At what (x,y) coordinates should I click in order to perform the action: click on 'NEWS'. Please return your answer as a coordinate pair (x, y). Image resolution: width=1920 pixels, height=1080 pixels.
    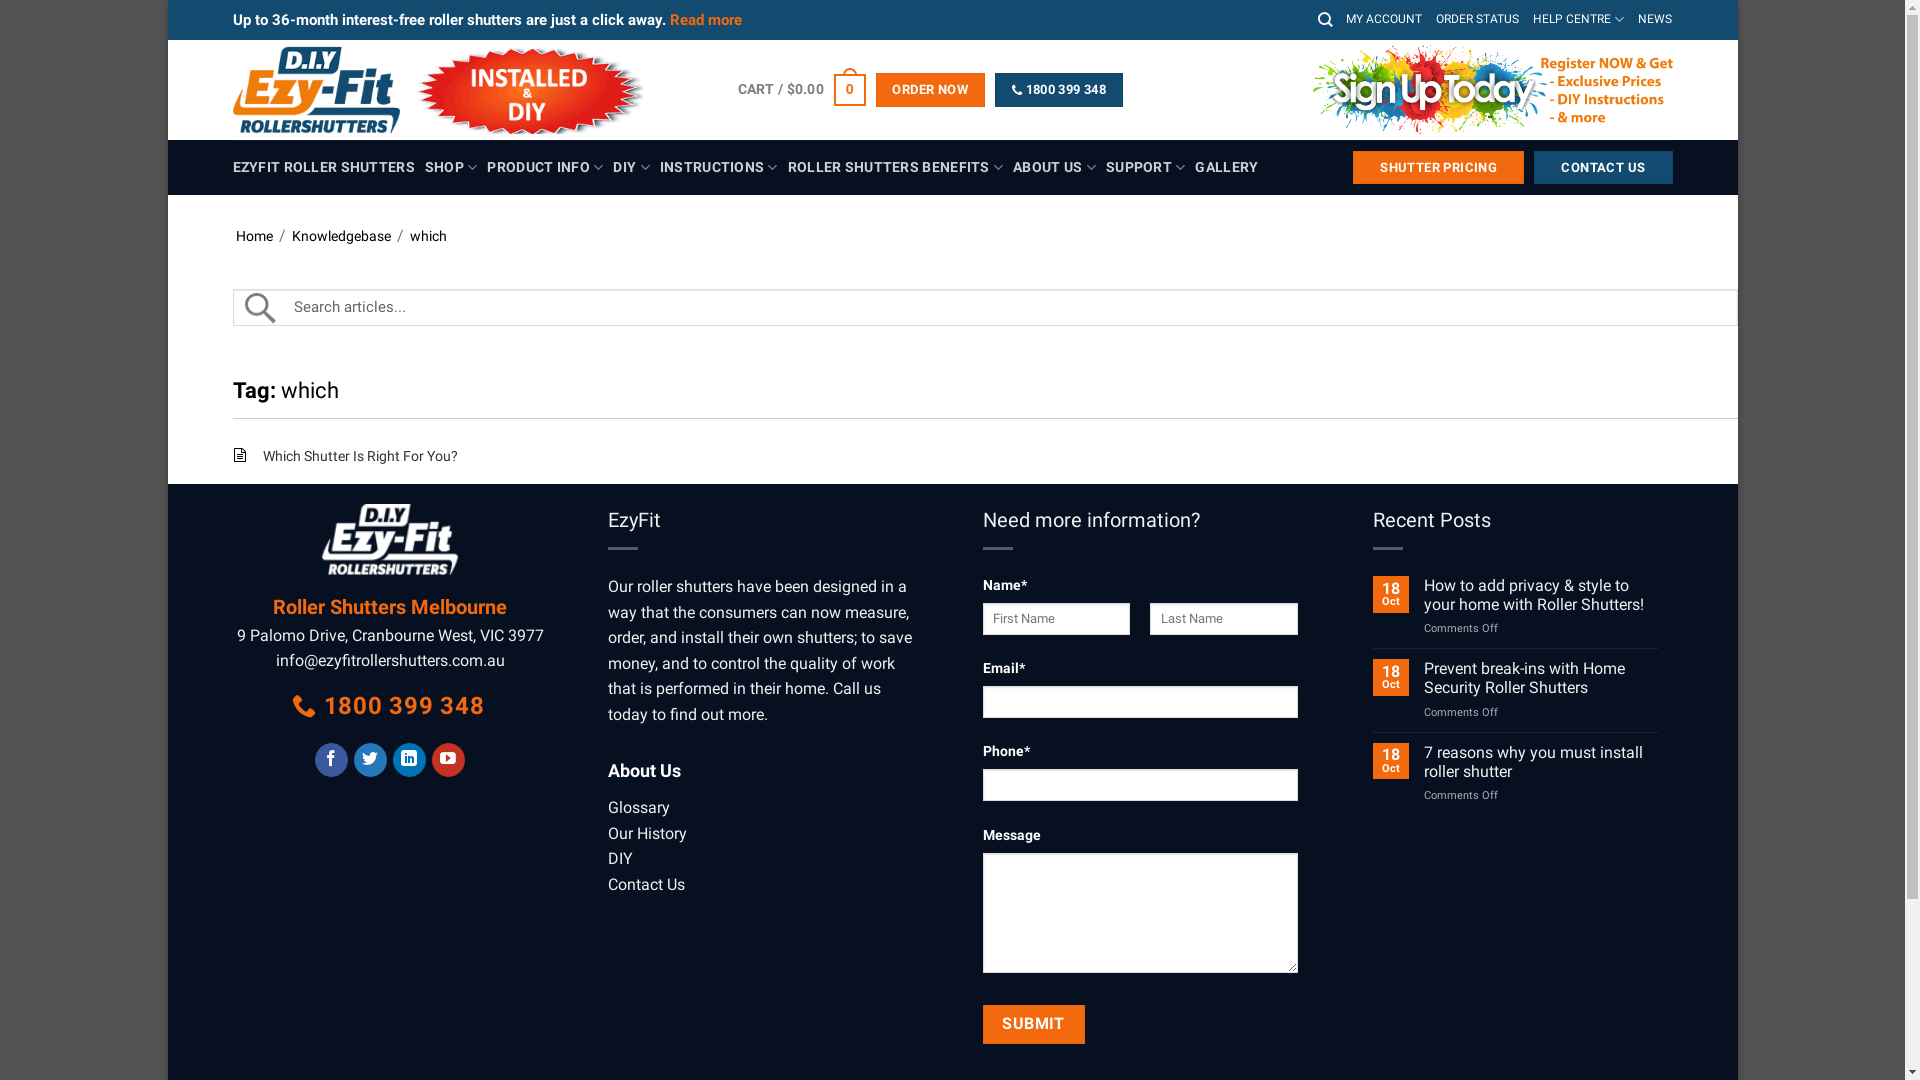
    Looking at the image, I should click on (1655, 19).